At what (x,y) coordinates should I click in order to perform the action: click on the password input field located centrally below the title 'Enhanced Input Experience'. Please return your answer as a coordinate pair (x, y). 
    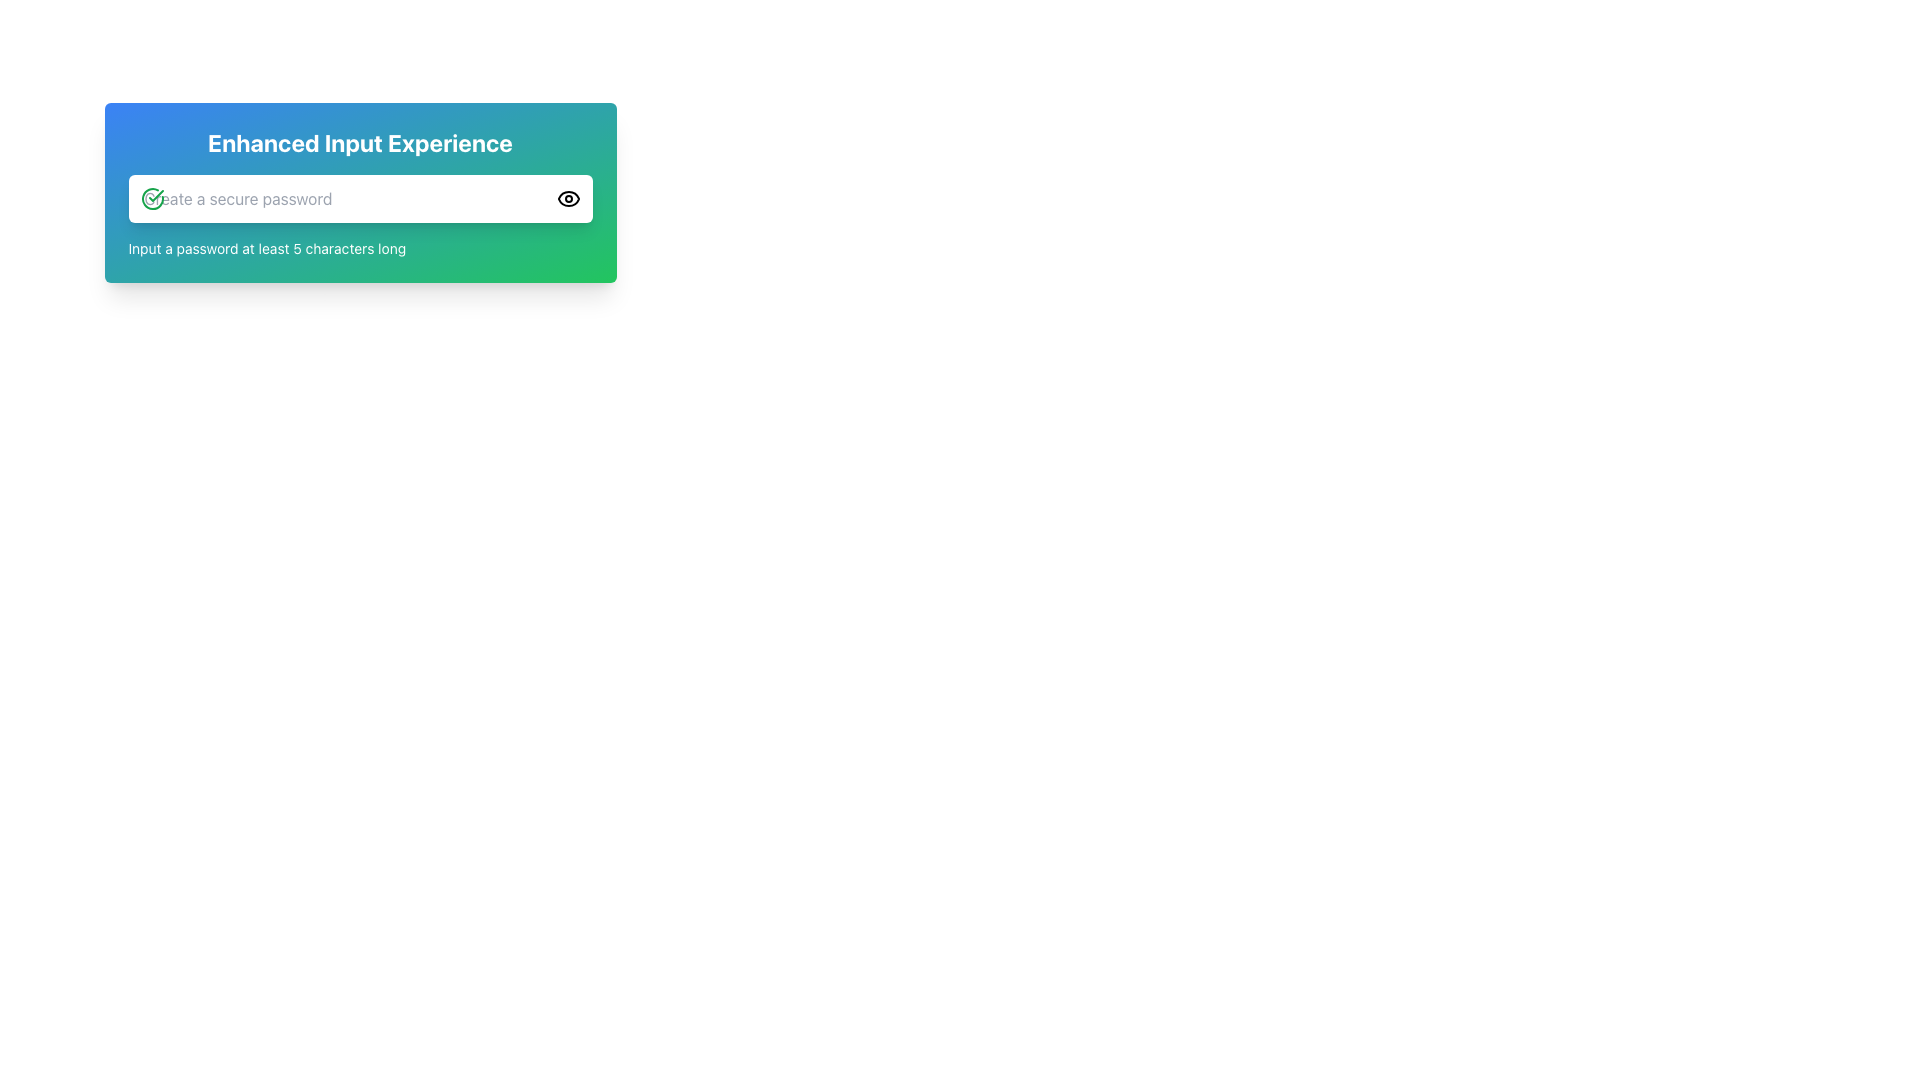
    Looking at the image, I should click on (360, 199).